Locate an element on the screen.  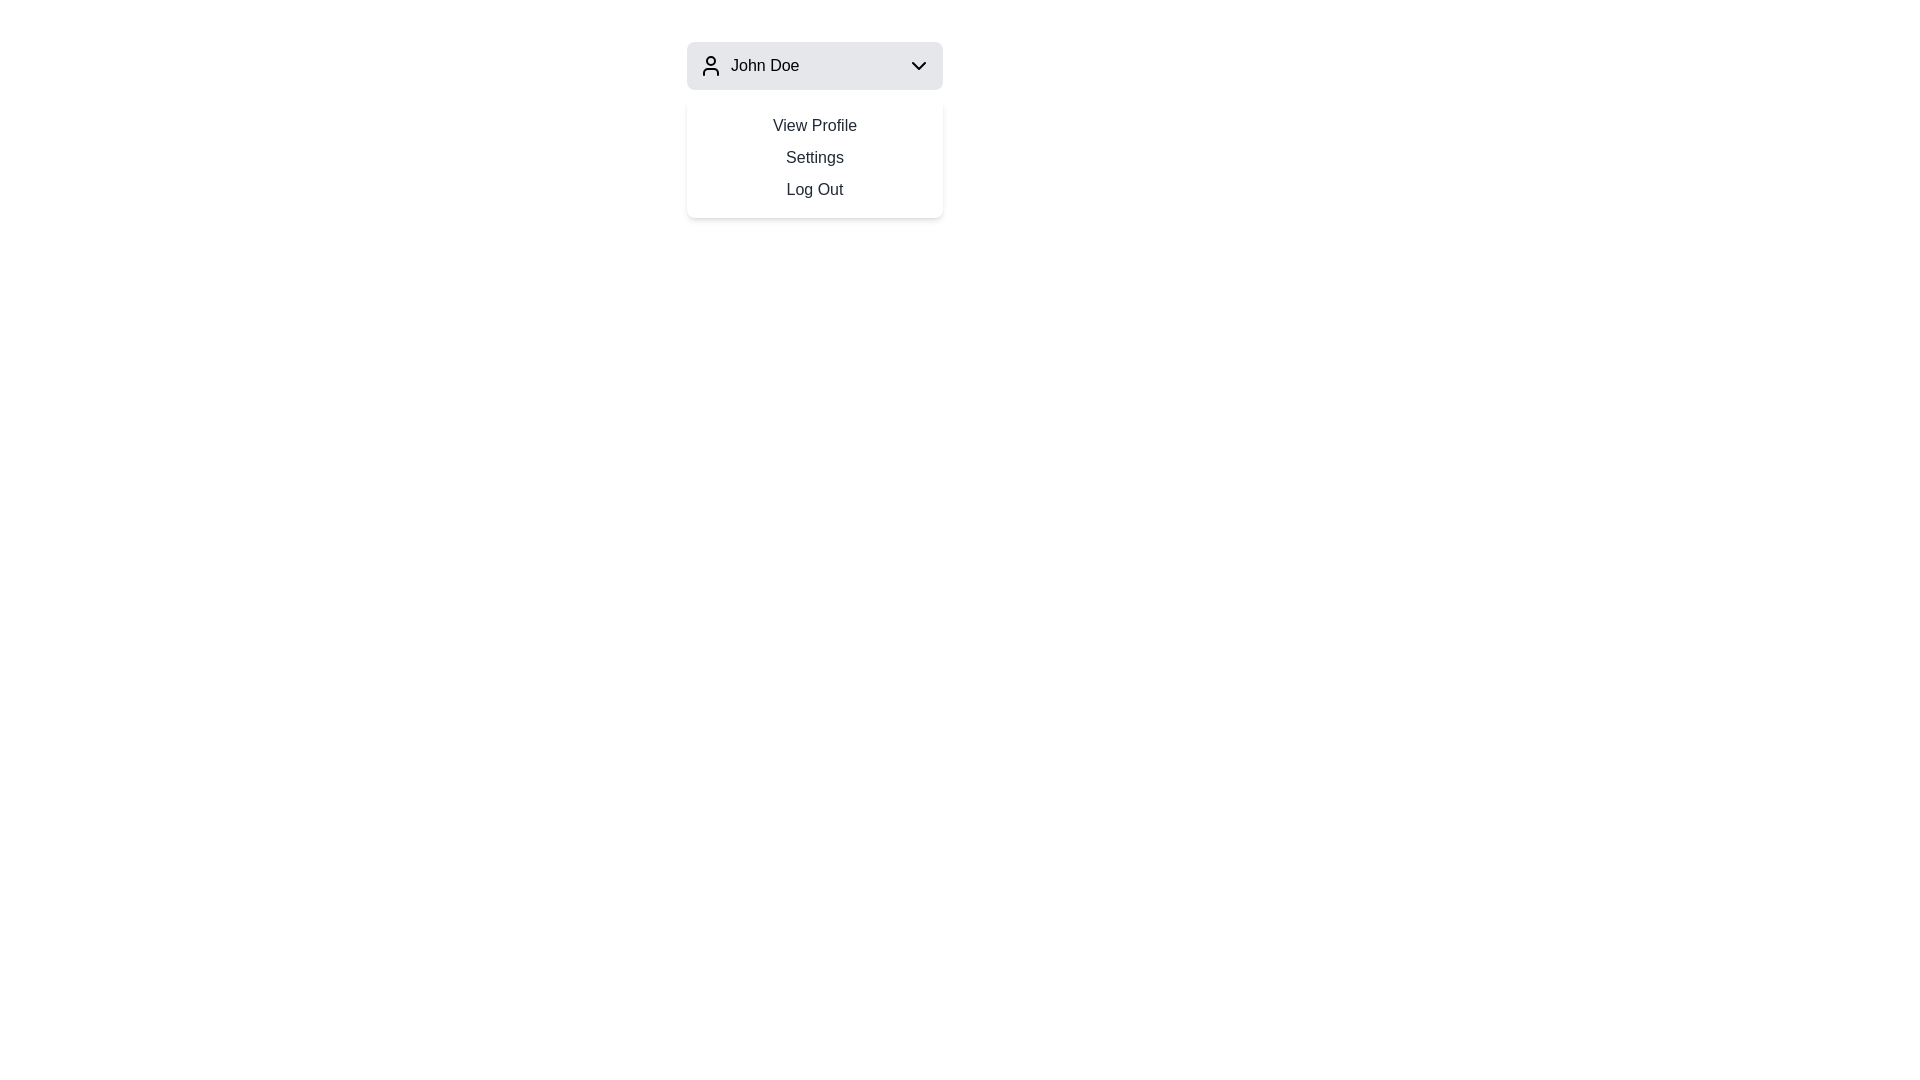
the 'Log Out' text label in the dropdown menu, which is styled with a gray font on a white background and located below 'View Profile' and 'Settings.' is located at coordinates (815, 189).